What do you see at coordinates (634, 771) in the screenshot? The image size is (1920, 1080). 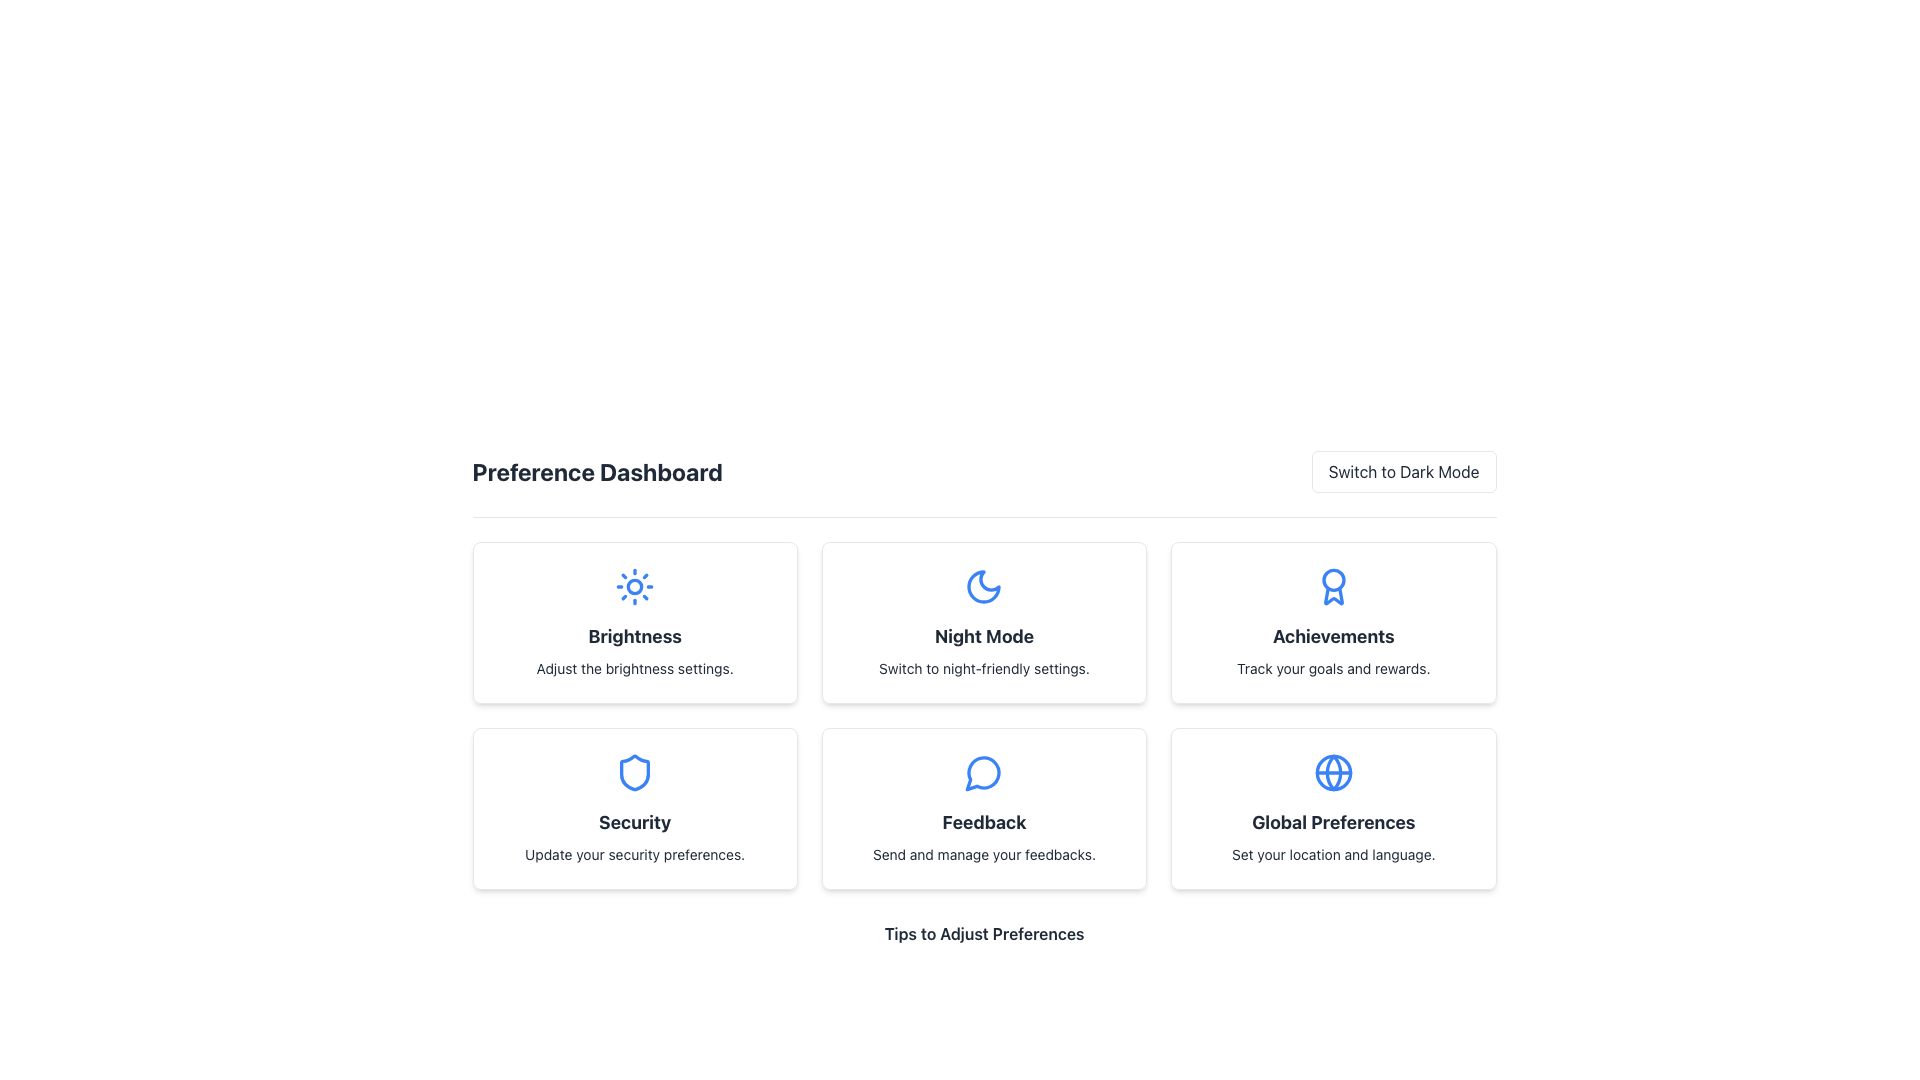 I see `the shield icon representing the 'Security' section located at the center-upper part of the card labeled 'Security'` at bounding box center [634, 771].